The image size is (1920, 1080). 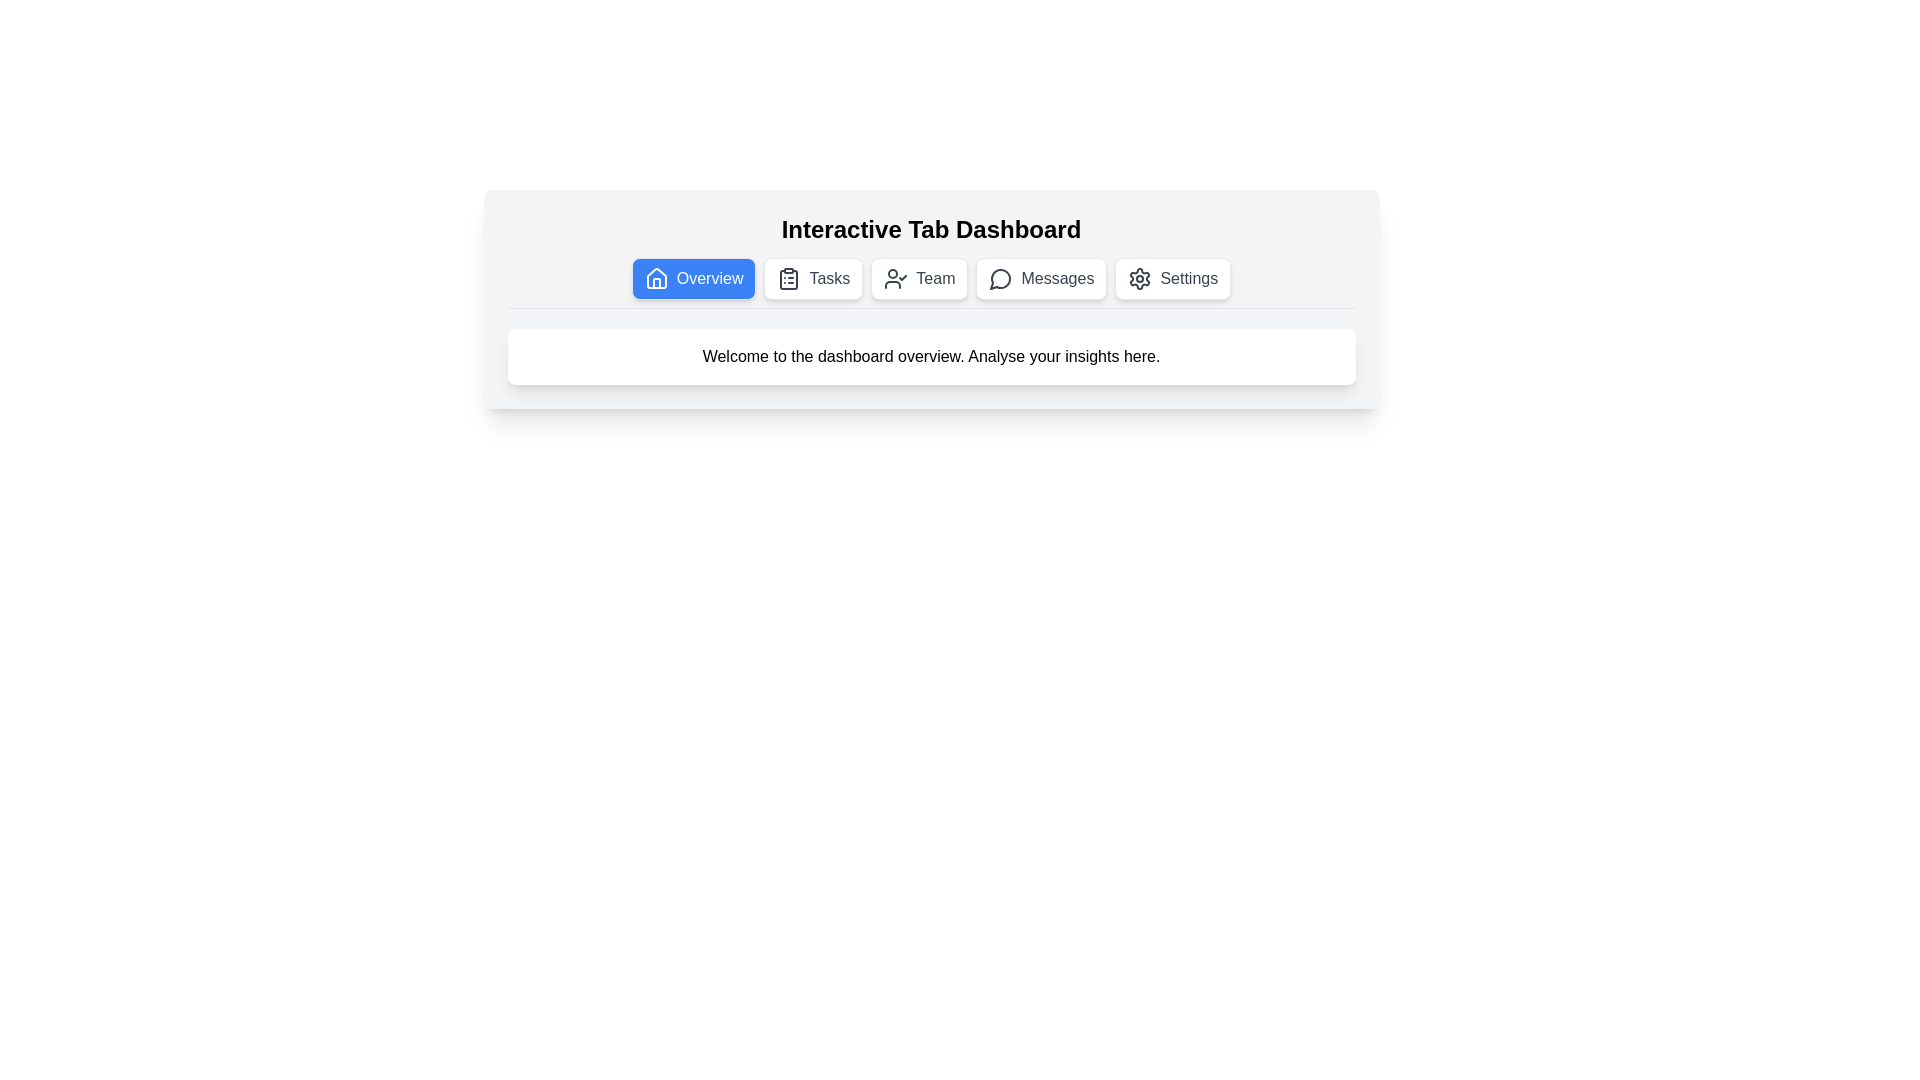 I want to click on the 'Tasks' icon, which is a line-based glyph icon resembling a clipboard or list, located, so click(x=788, y=280).